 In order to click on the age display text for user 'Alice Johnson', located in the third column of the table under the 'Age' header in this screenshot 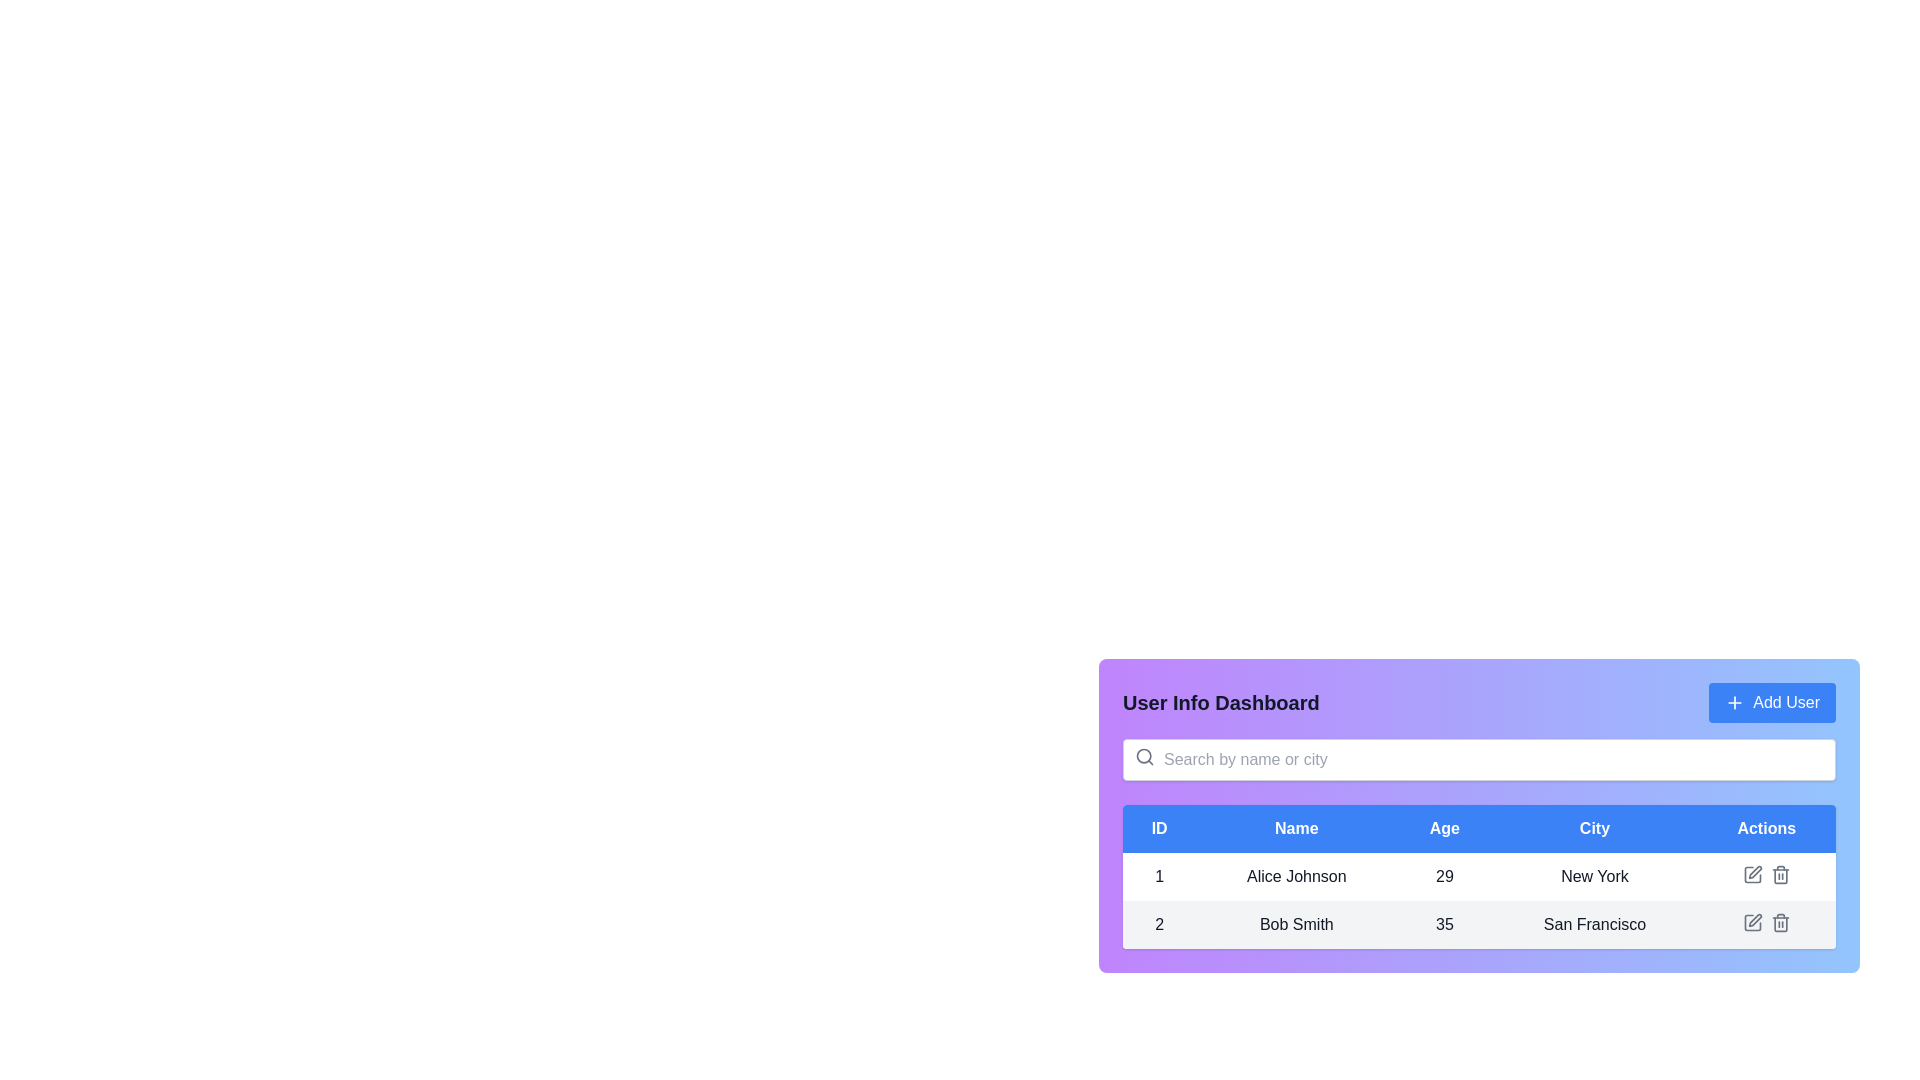, I will do `click(1444, 875)`.